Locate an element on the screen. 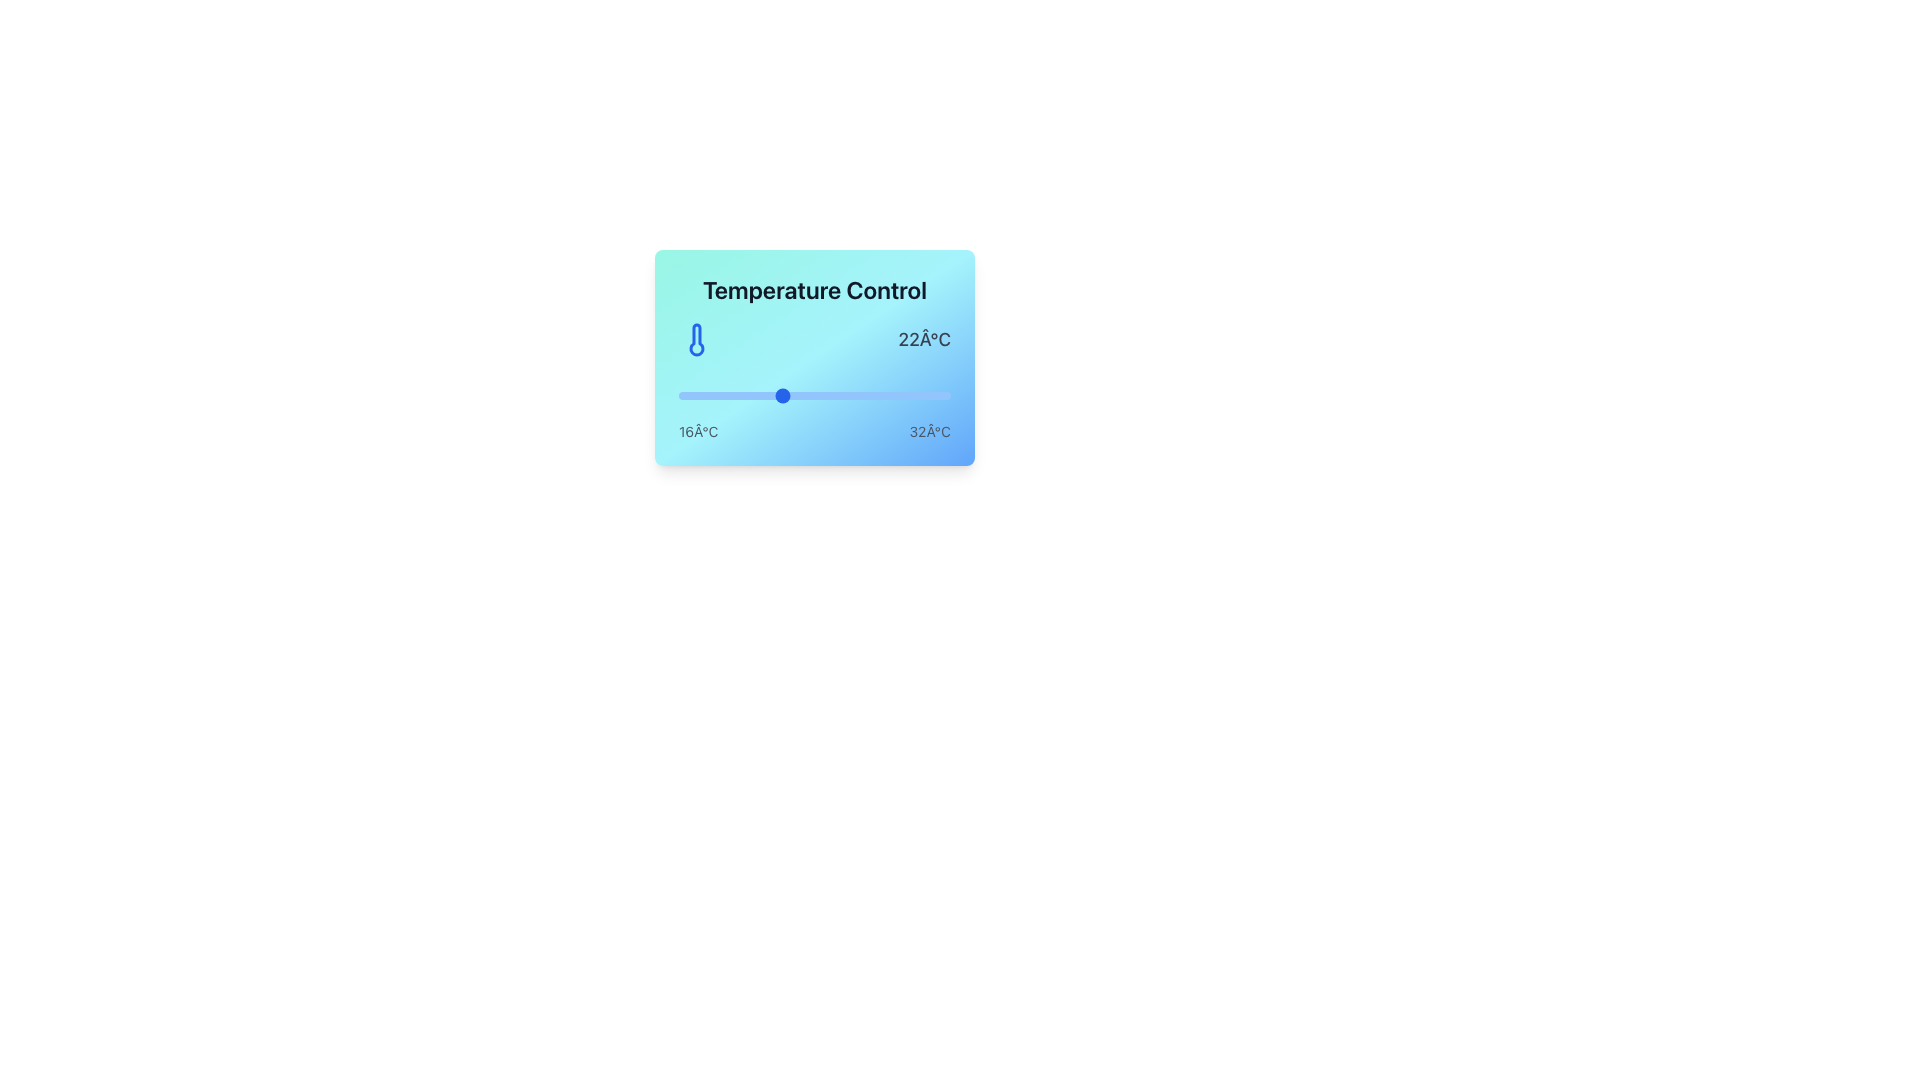 The image size is (1920, 1080). the temperature is located at coordinates (696, 396).